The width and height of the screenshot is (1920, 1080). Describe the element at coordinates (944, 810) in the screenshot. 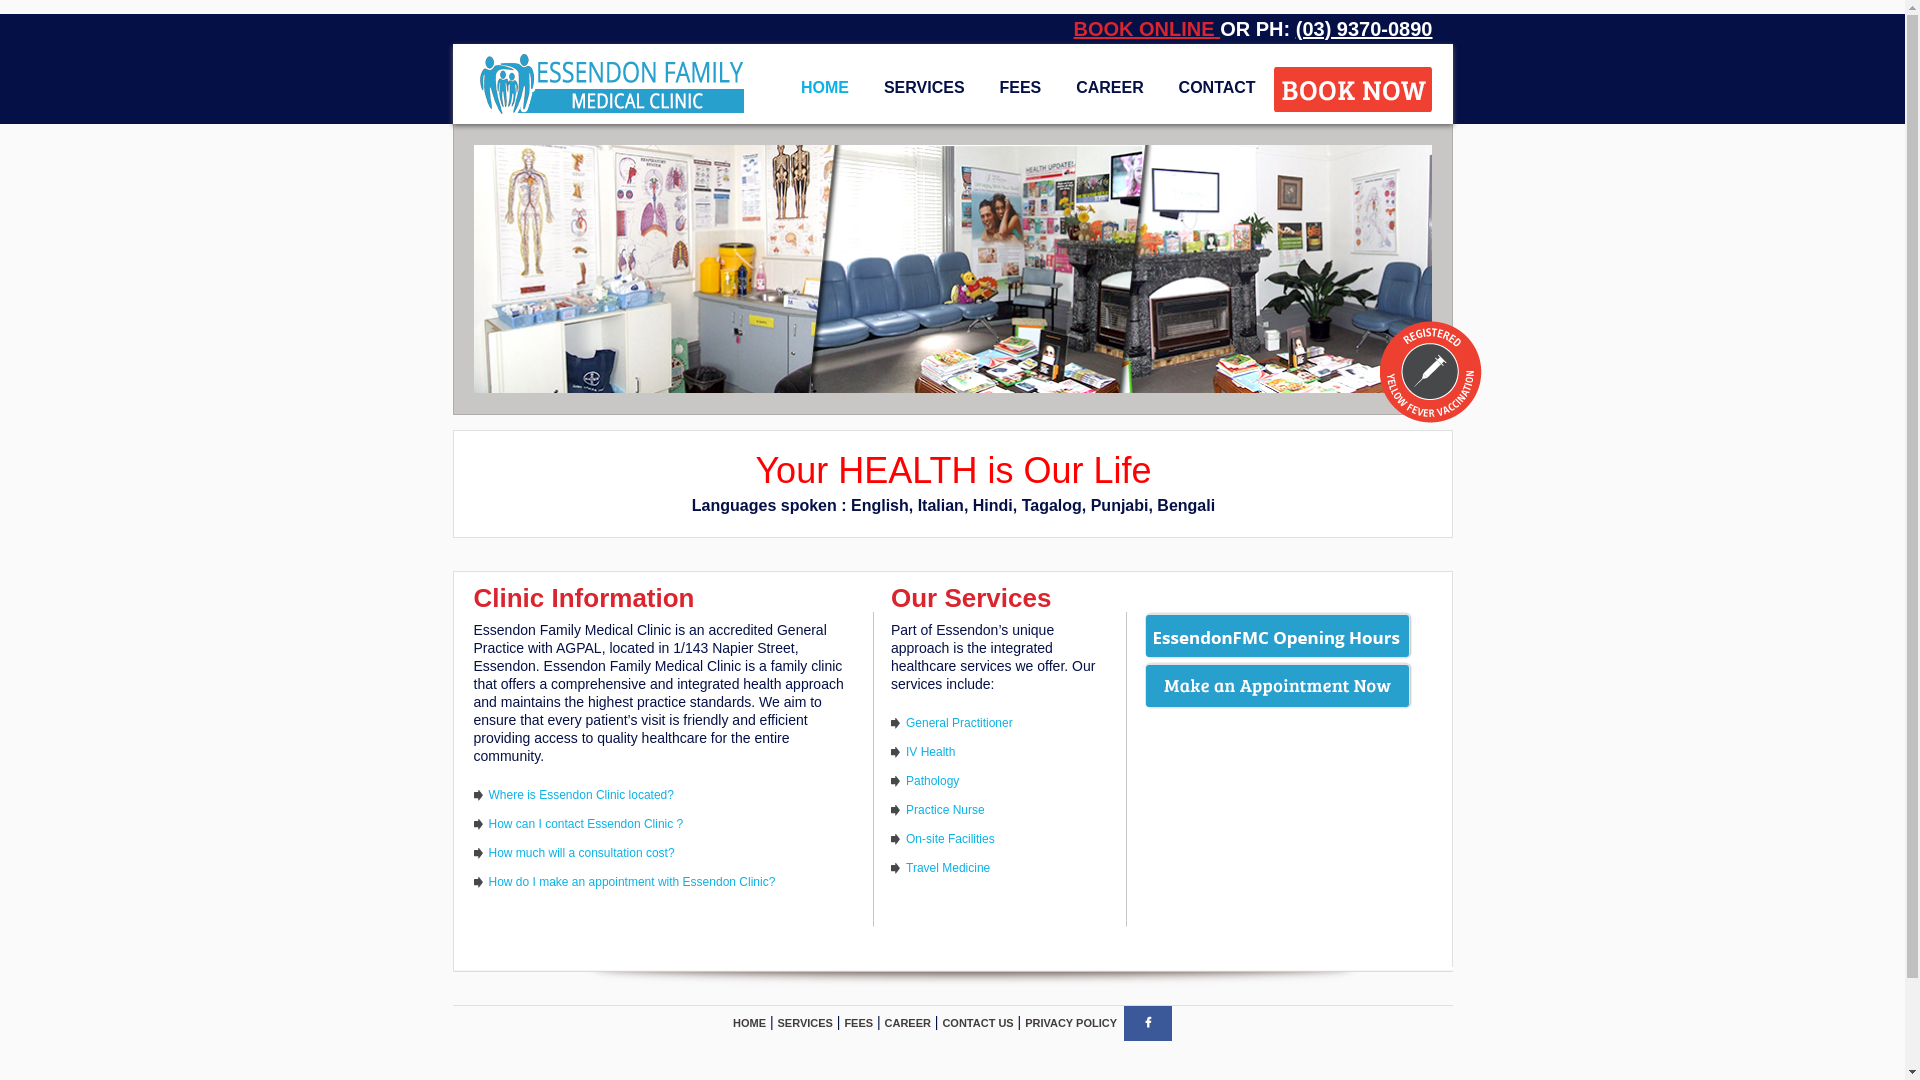

I see `'Practice Nurse'` at that location.